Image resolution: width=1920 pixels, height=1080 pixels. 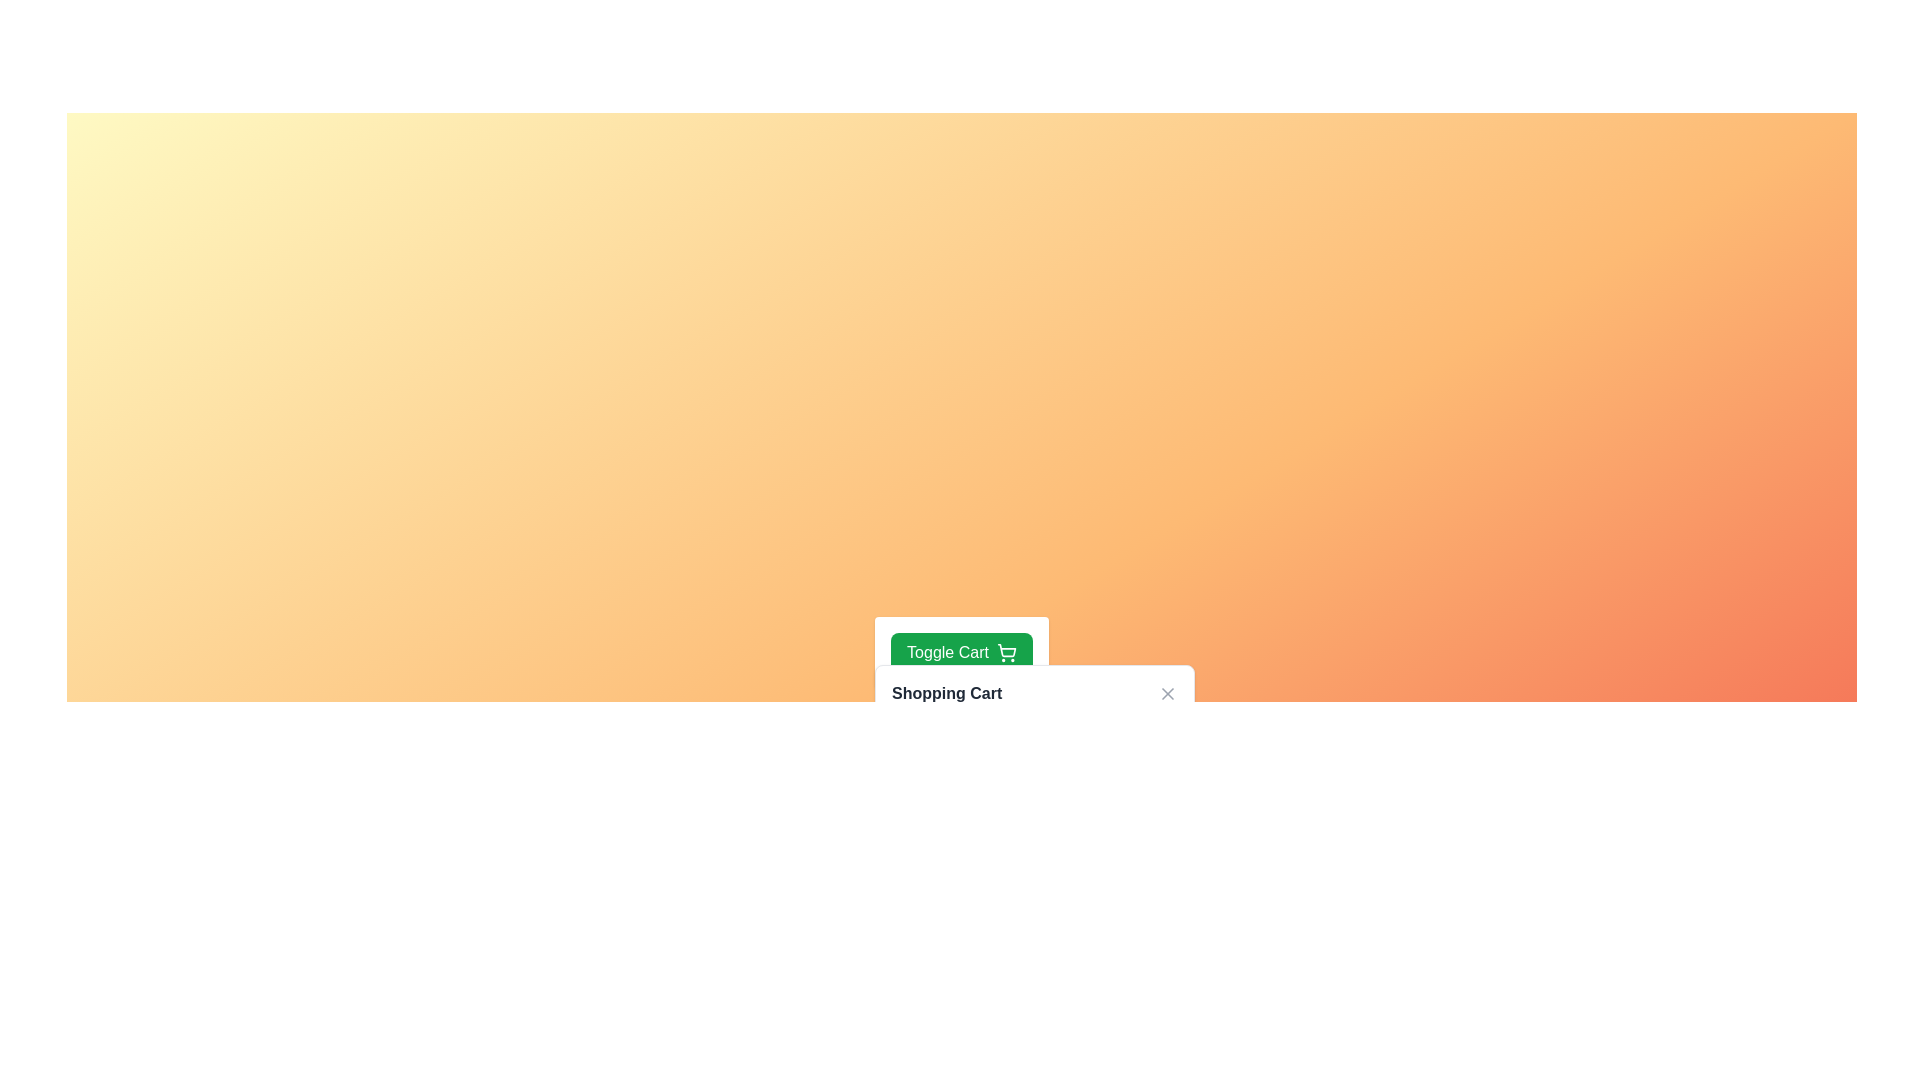 What do you see at coordinates (1168, 693) in the screenshot?
I see `the close/dismiss button icon located in the upper-right corner of the 'Shopping Cart' box to trigger visual feedback` at bounding box center [1168, 693].